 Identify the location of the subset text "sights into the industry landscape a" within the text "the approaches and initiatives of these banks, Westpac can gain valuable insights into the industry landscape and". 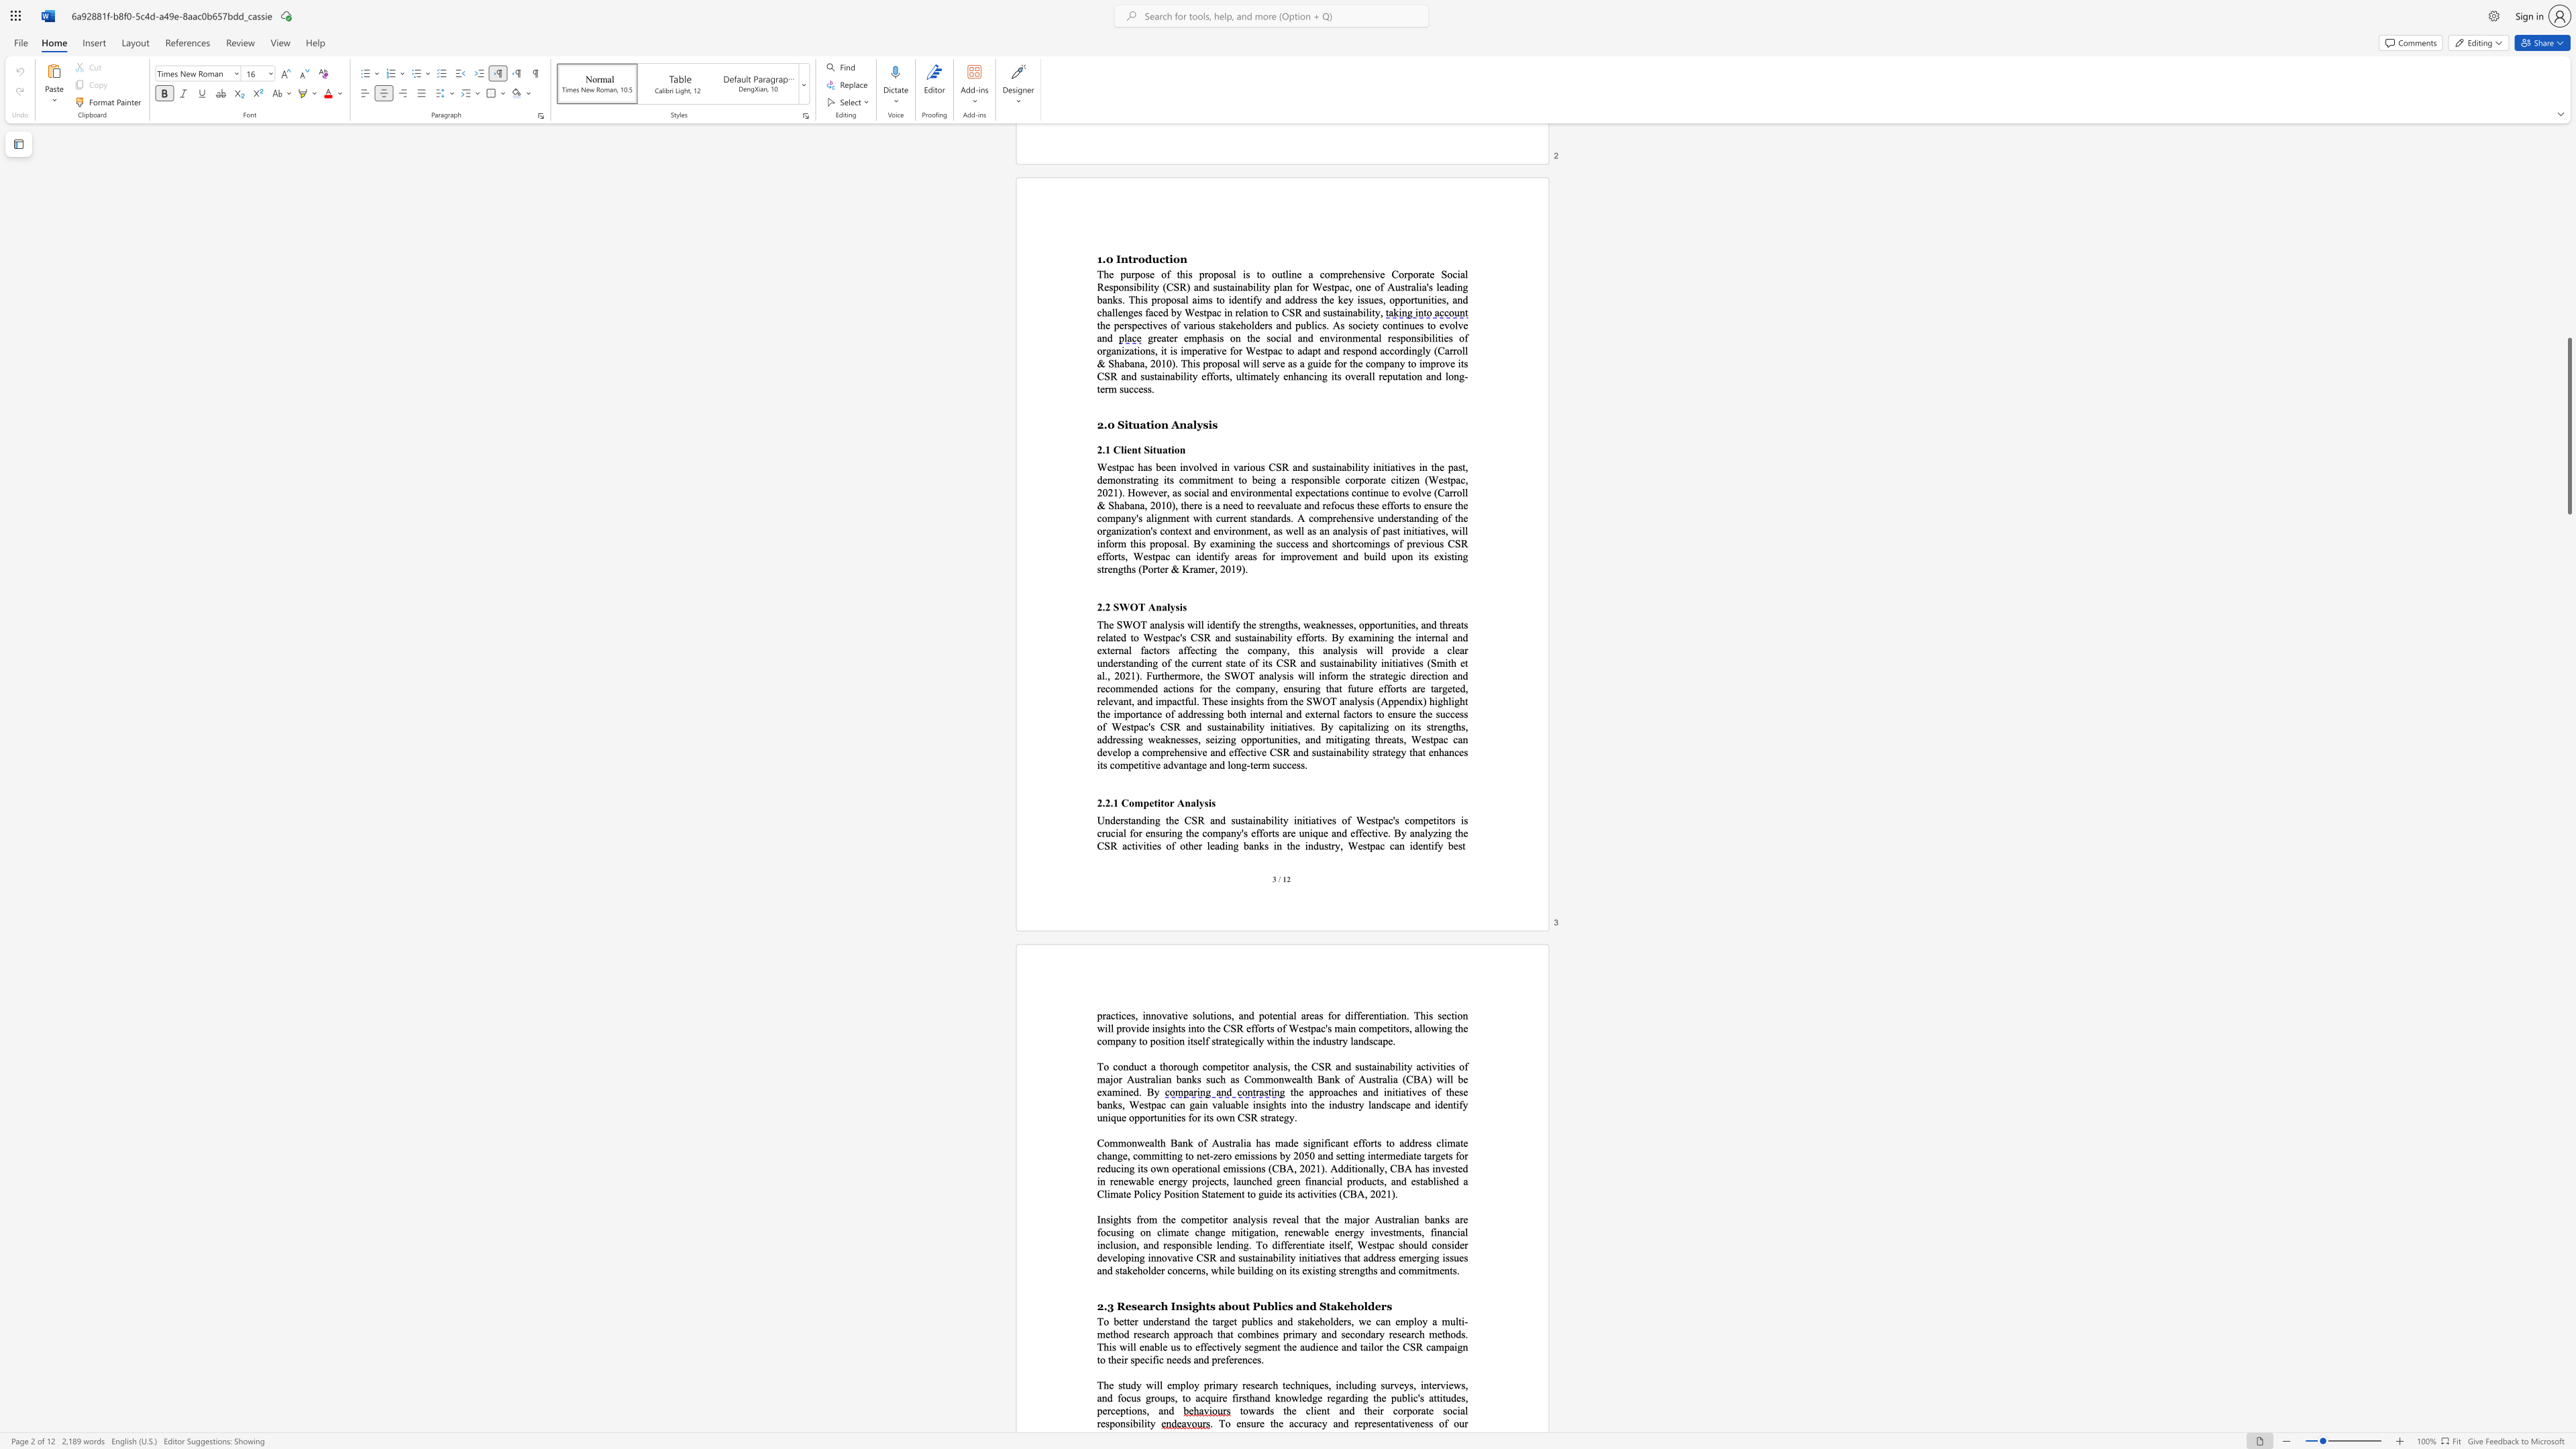
(1260, 1104).